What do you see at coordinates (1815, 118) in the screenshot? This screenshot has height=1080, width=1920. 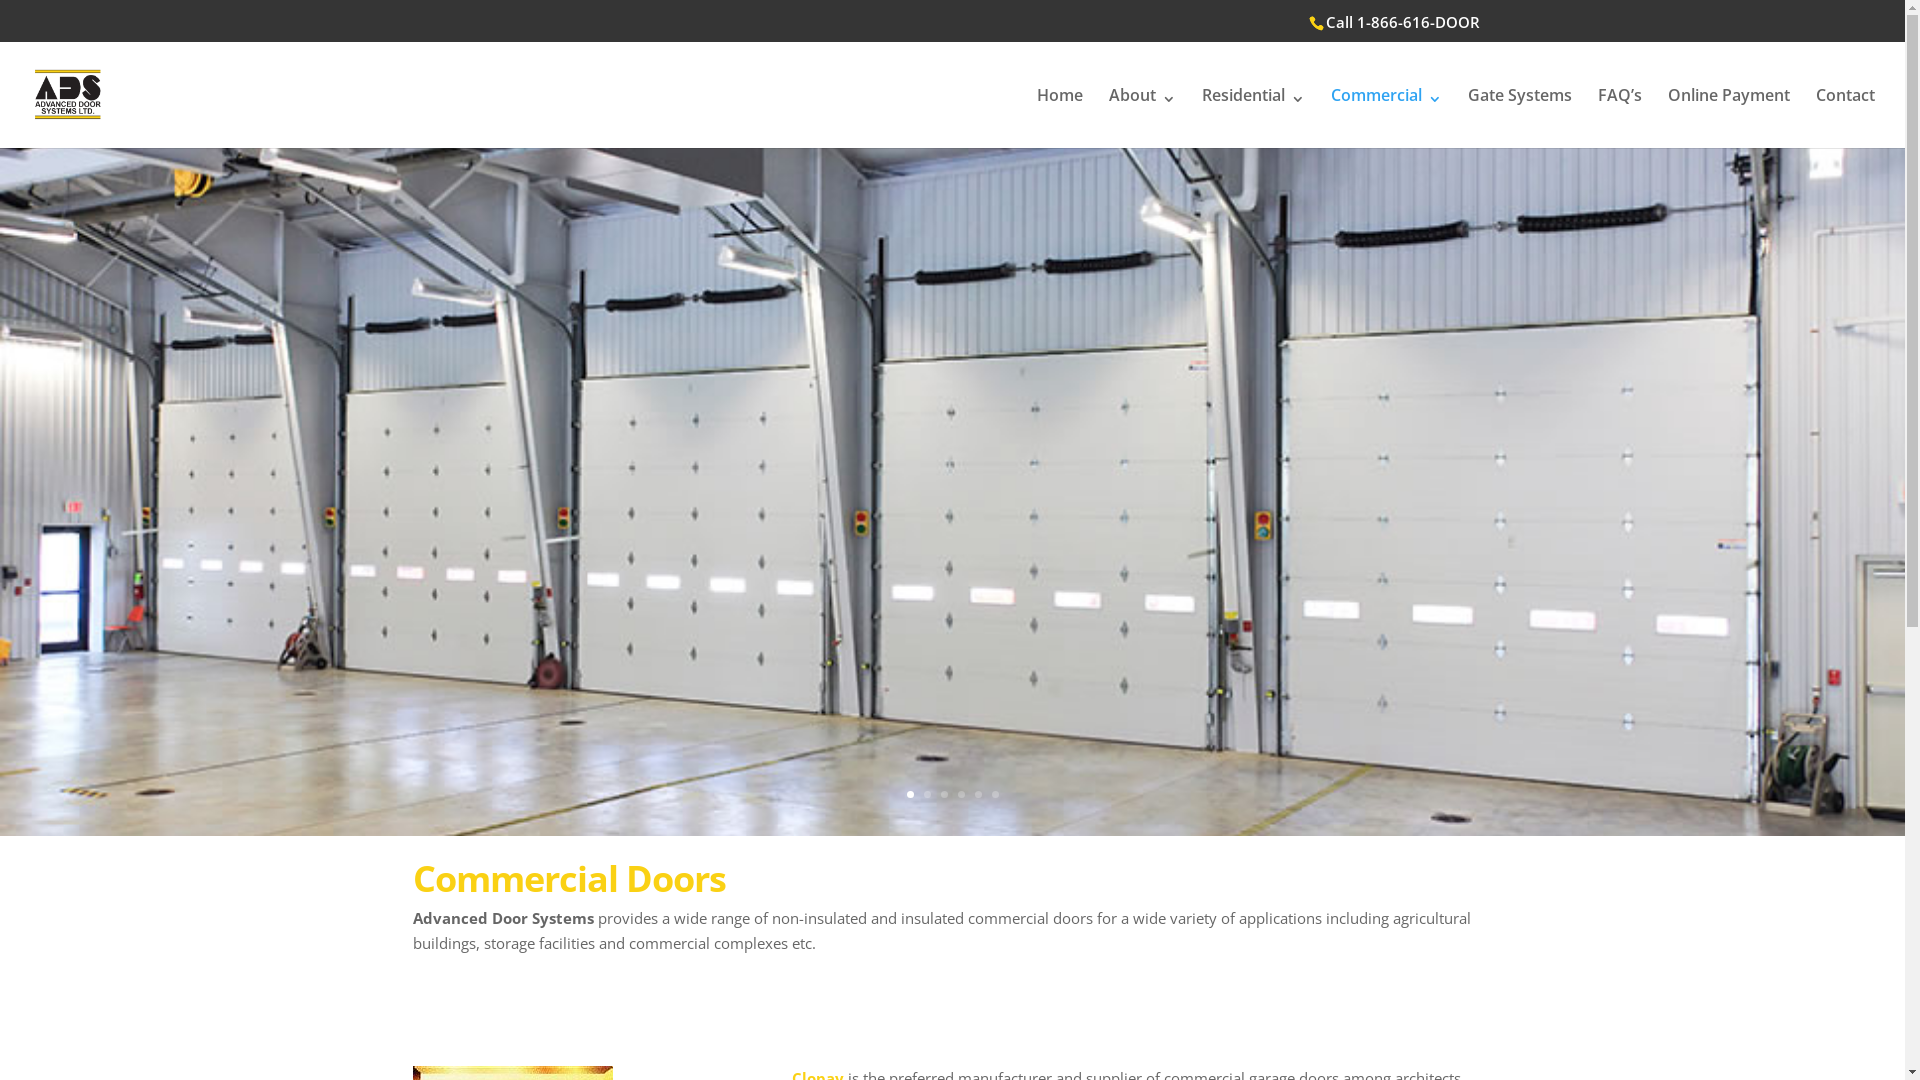 I see `'Contact'` at bounding box center [1815, 118].